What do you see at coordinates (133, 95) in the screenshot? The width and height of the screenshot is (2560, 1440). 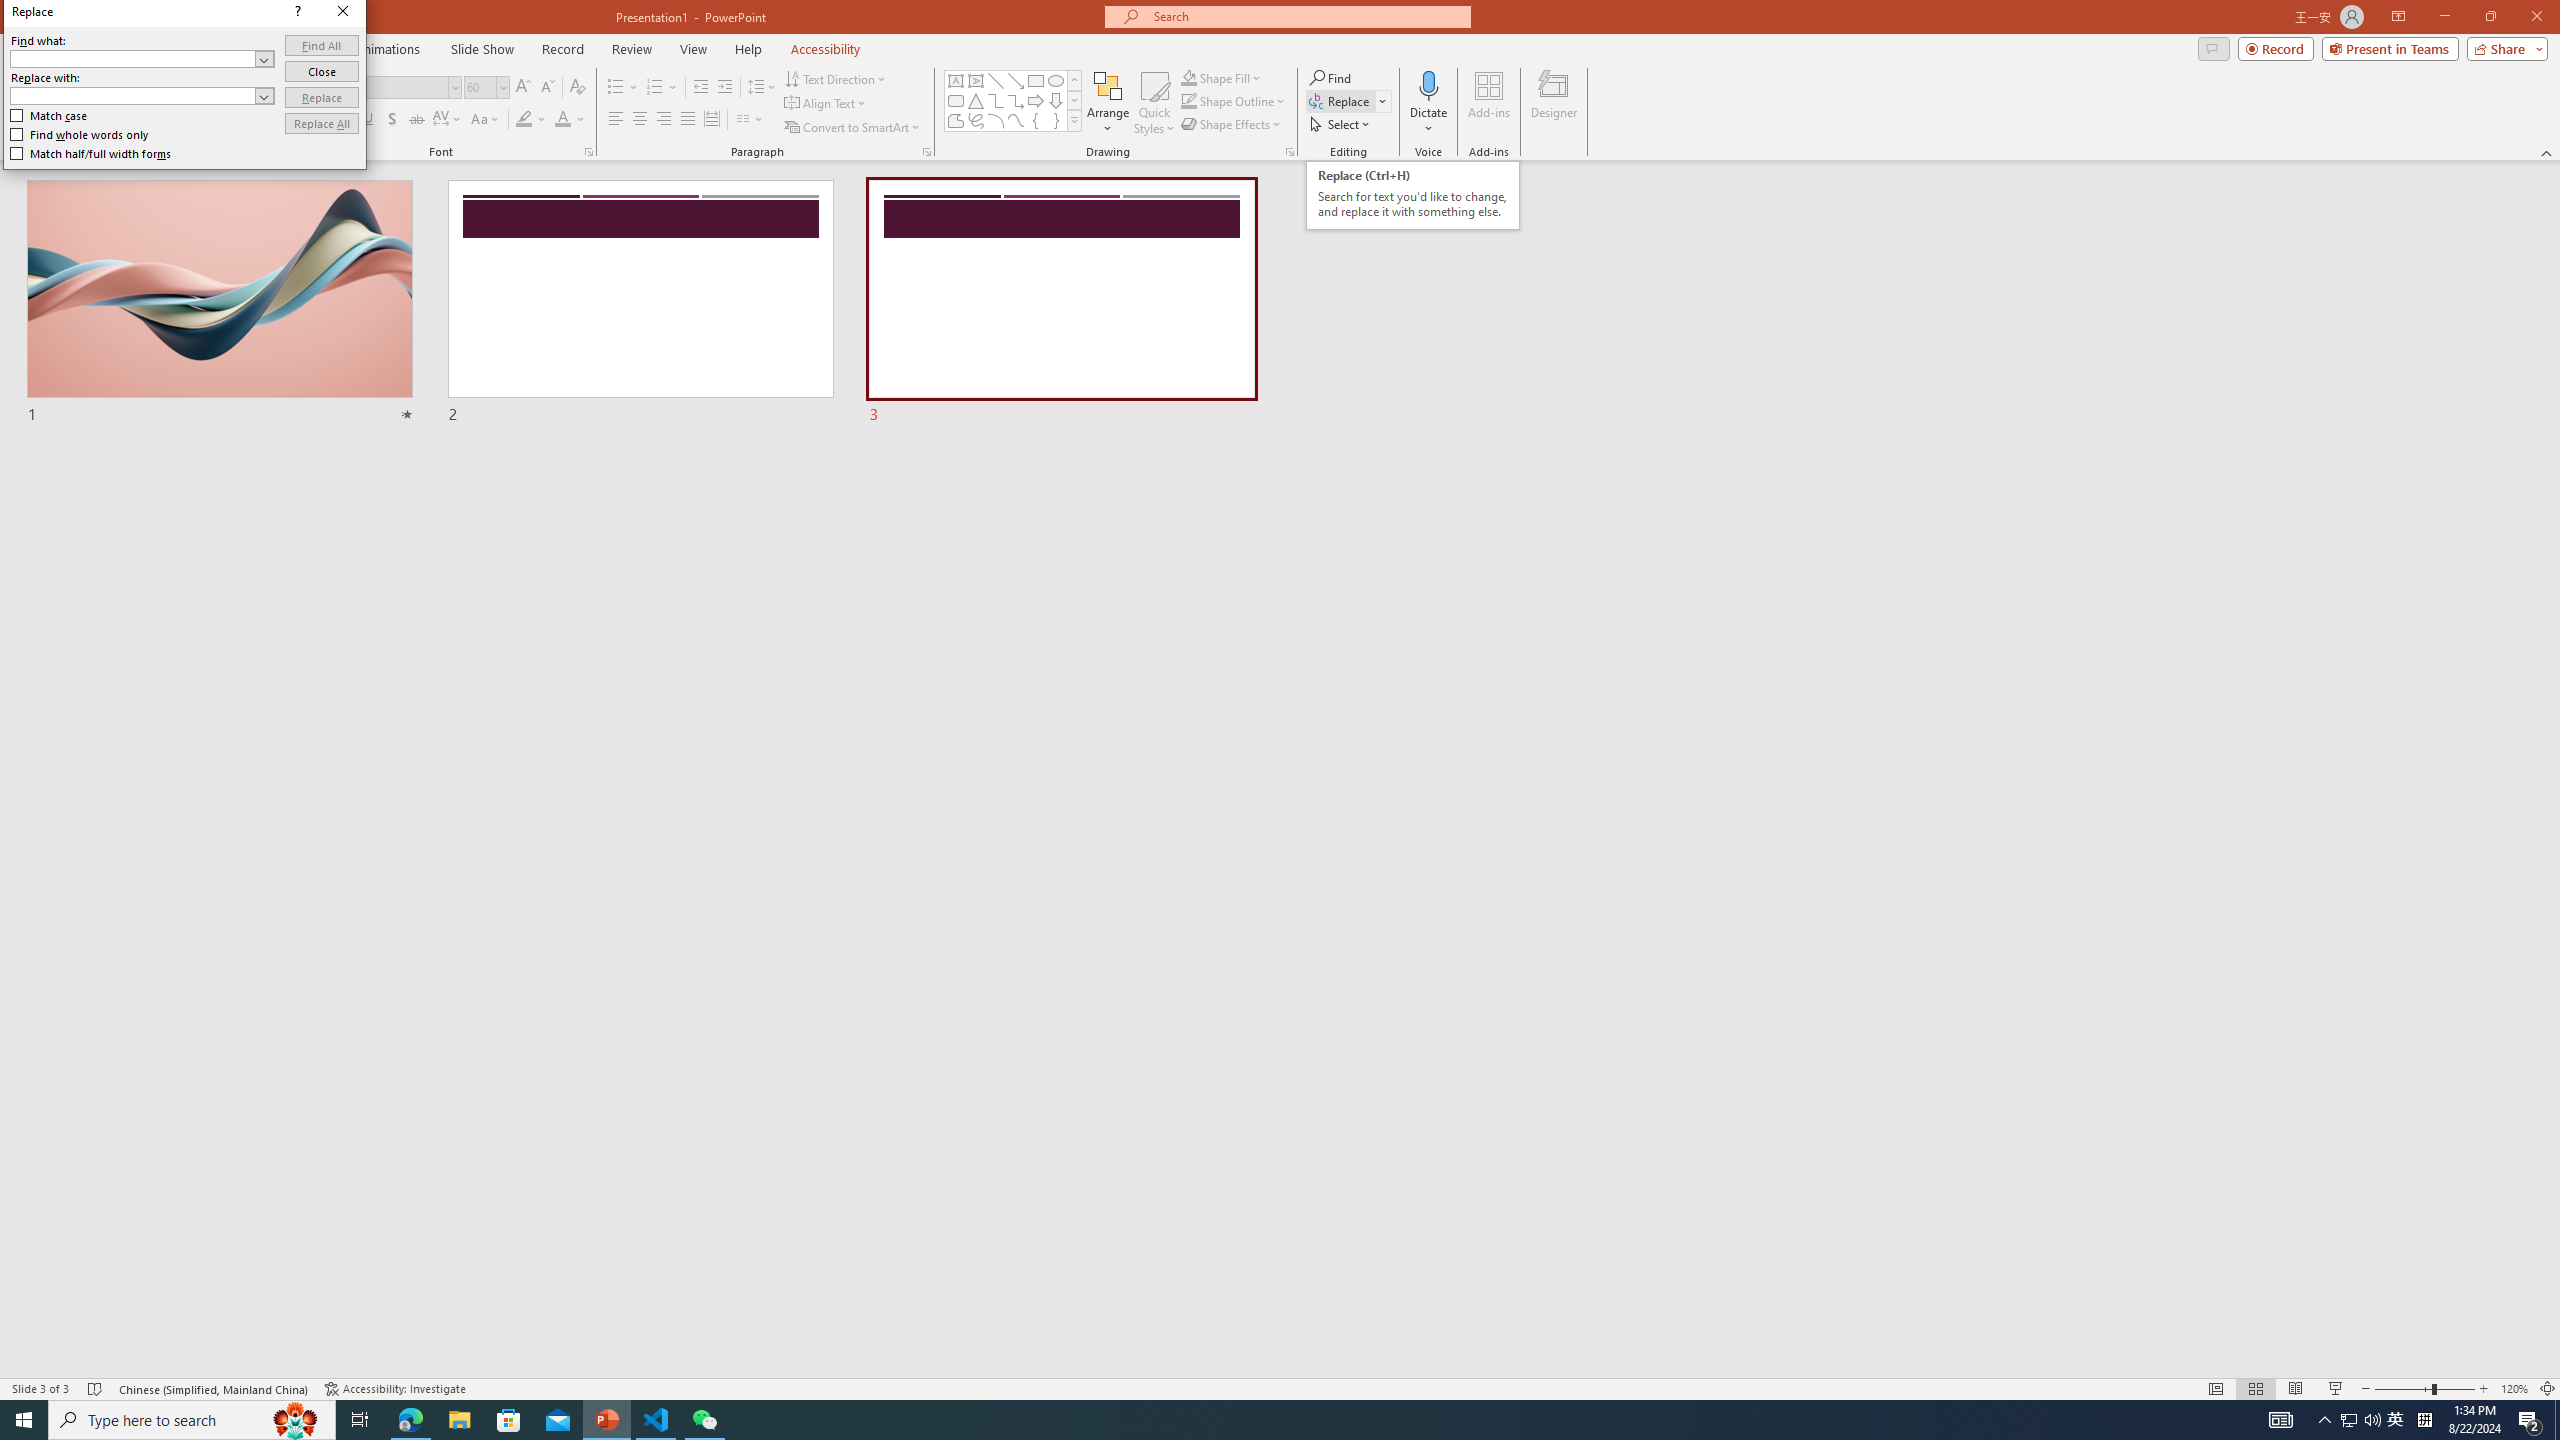 I see `'Replace with'` at bounding box center [133, 95].